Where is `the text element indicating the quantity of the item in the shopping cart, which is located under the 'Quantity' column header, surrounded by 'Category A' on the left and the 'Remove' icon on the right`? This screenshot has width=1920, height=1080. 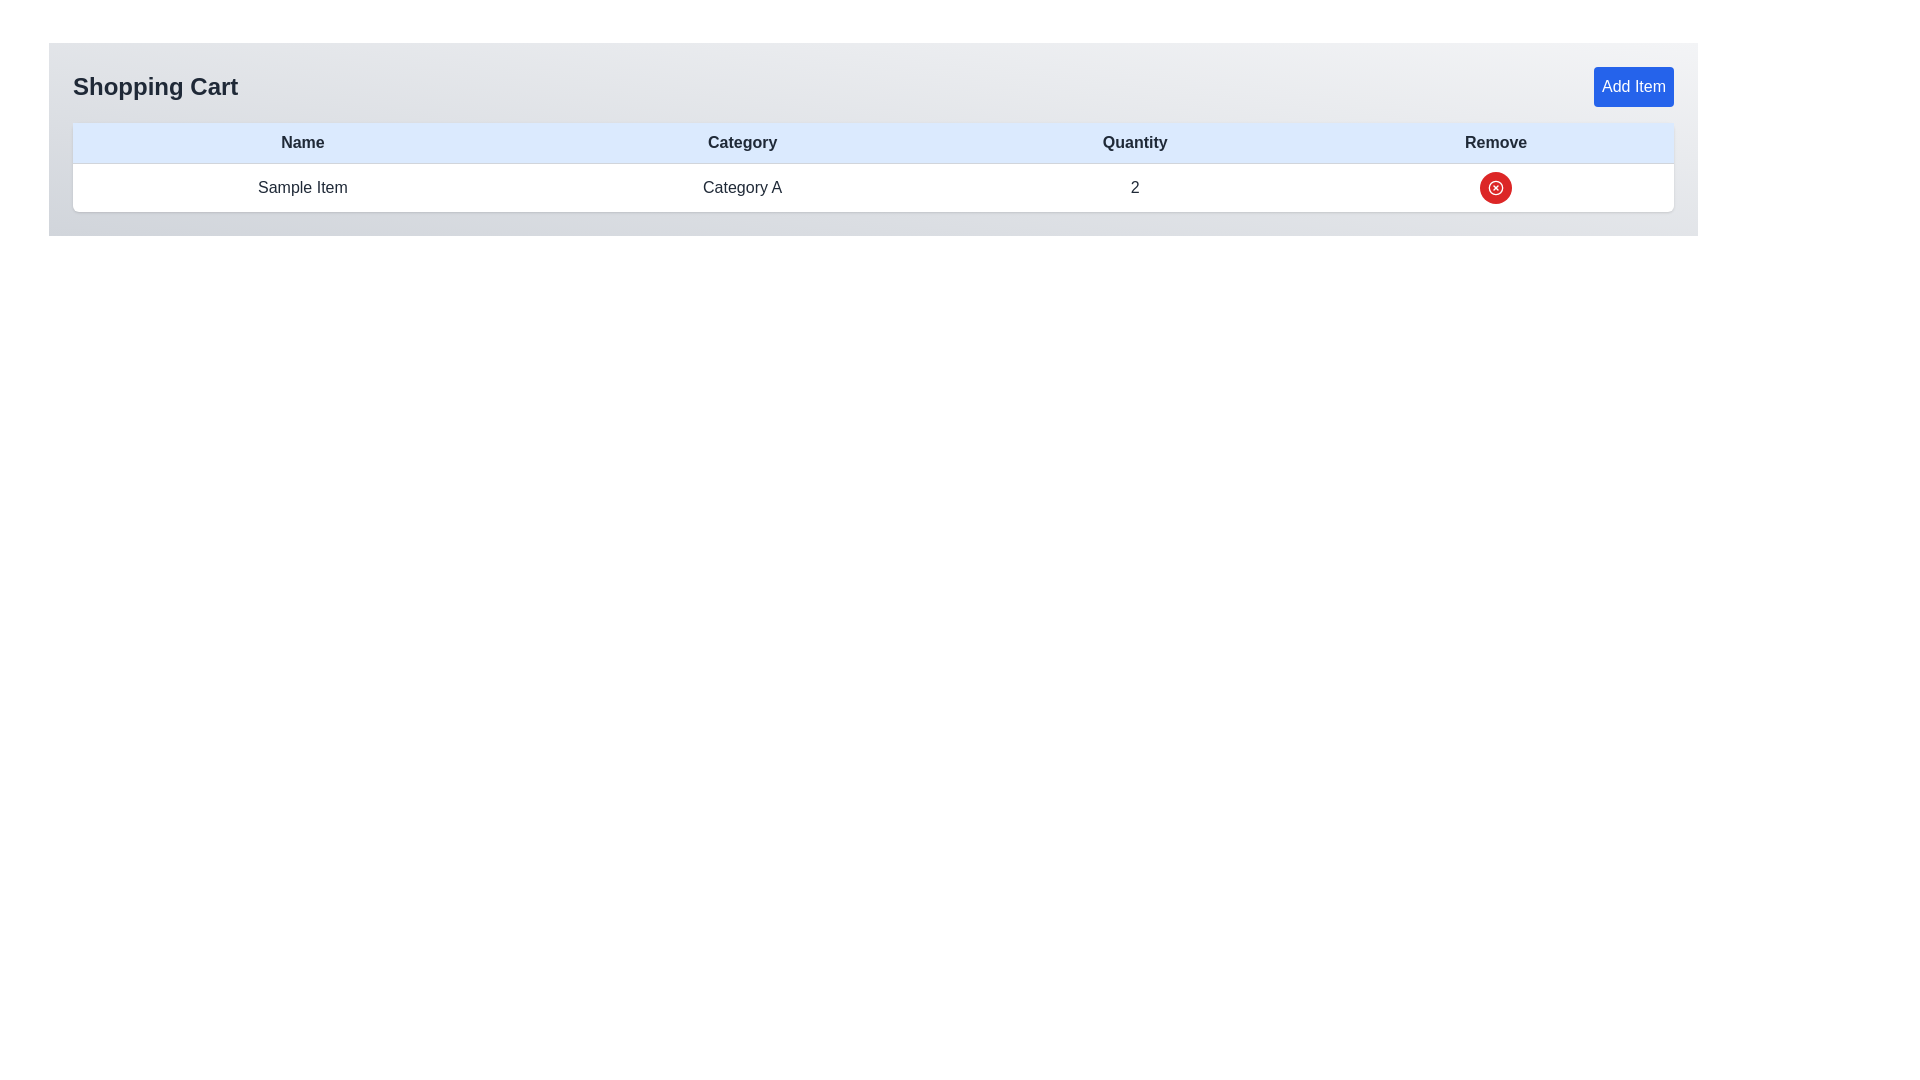 the text element indicating the quantity of the item in the shopping cart, which is located under the 'Quantity' column header, surrounded by 'Category A' on the left and the 'Remove' icon on the right is located at coordinates (1135, 187).